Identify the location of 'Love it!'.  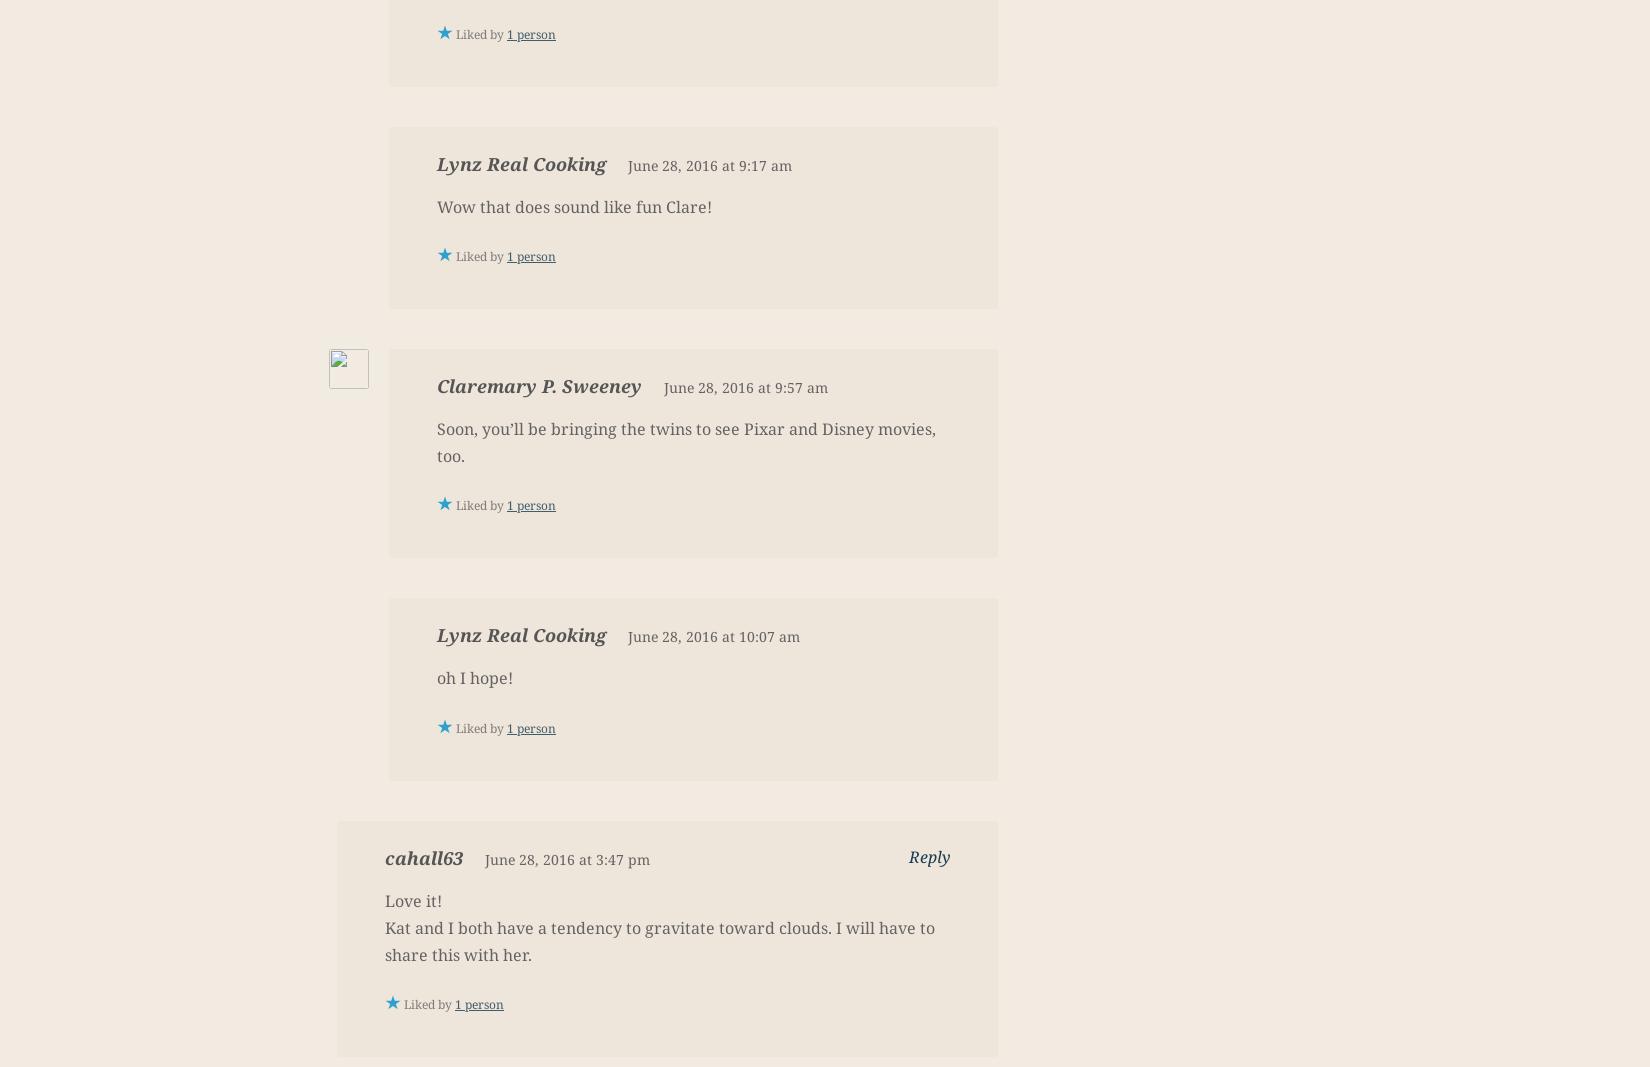
(412, 900).